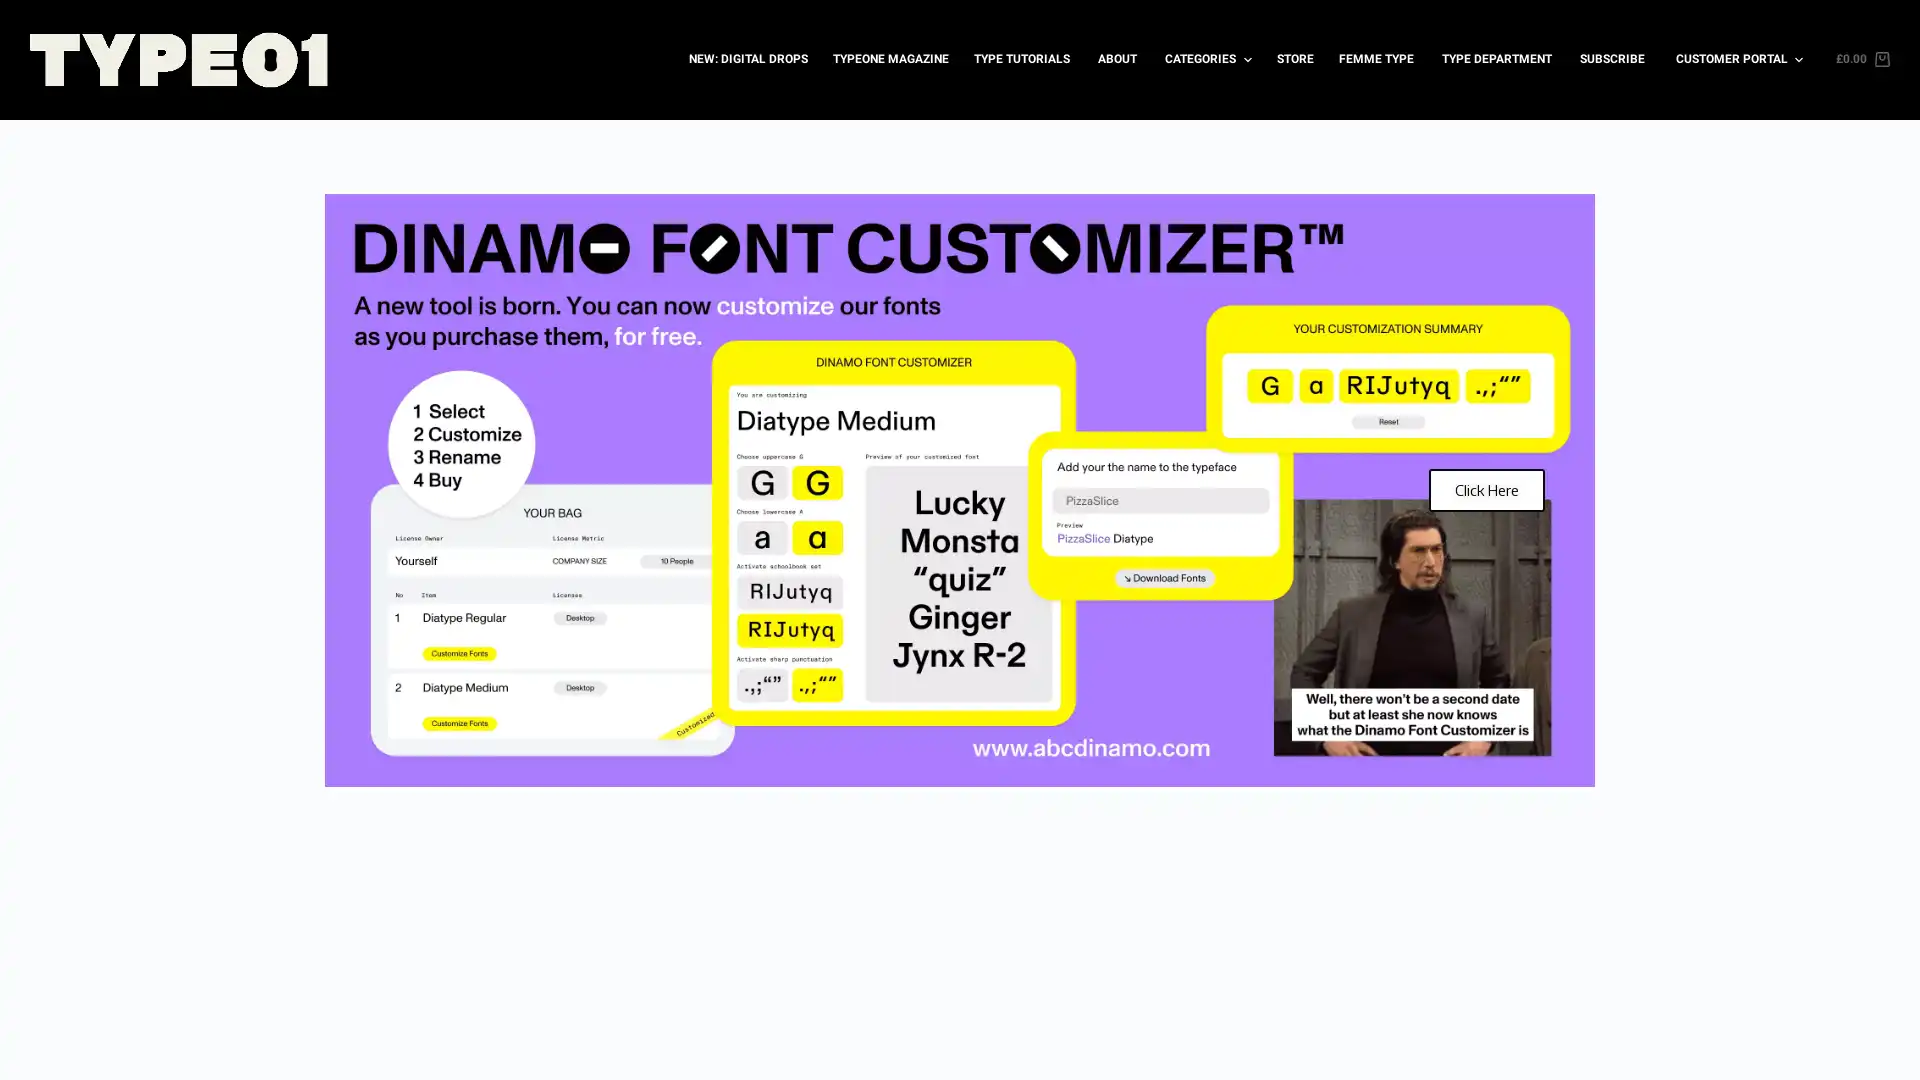  I want to click on Go to slide 1, so click(931, 771).